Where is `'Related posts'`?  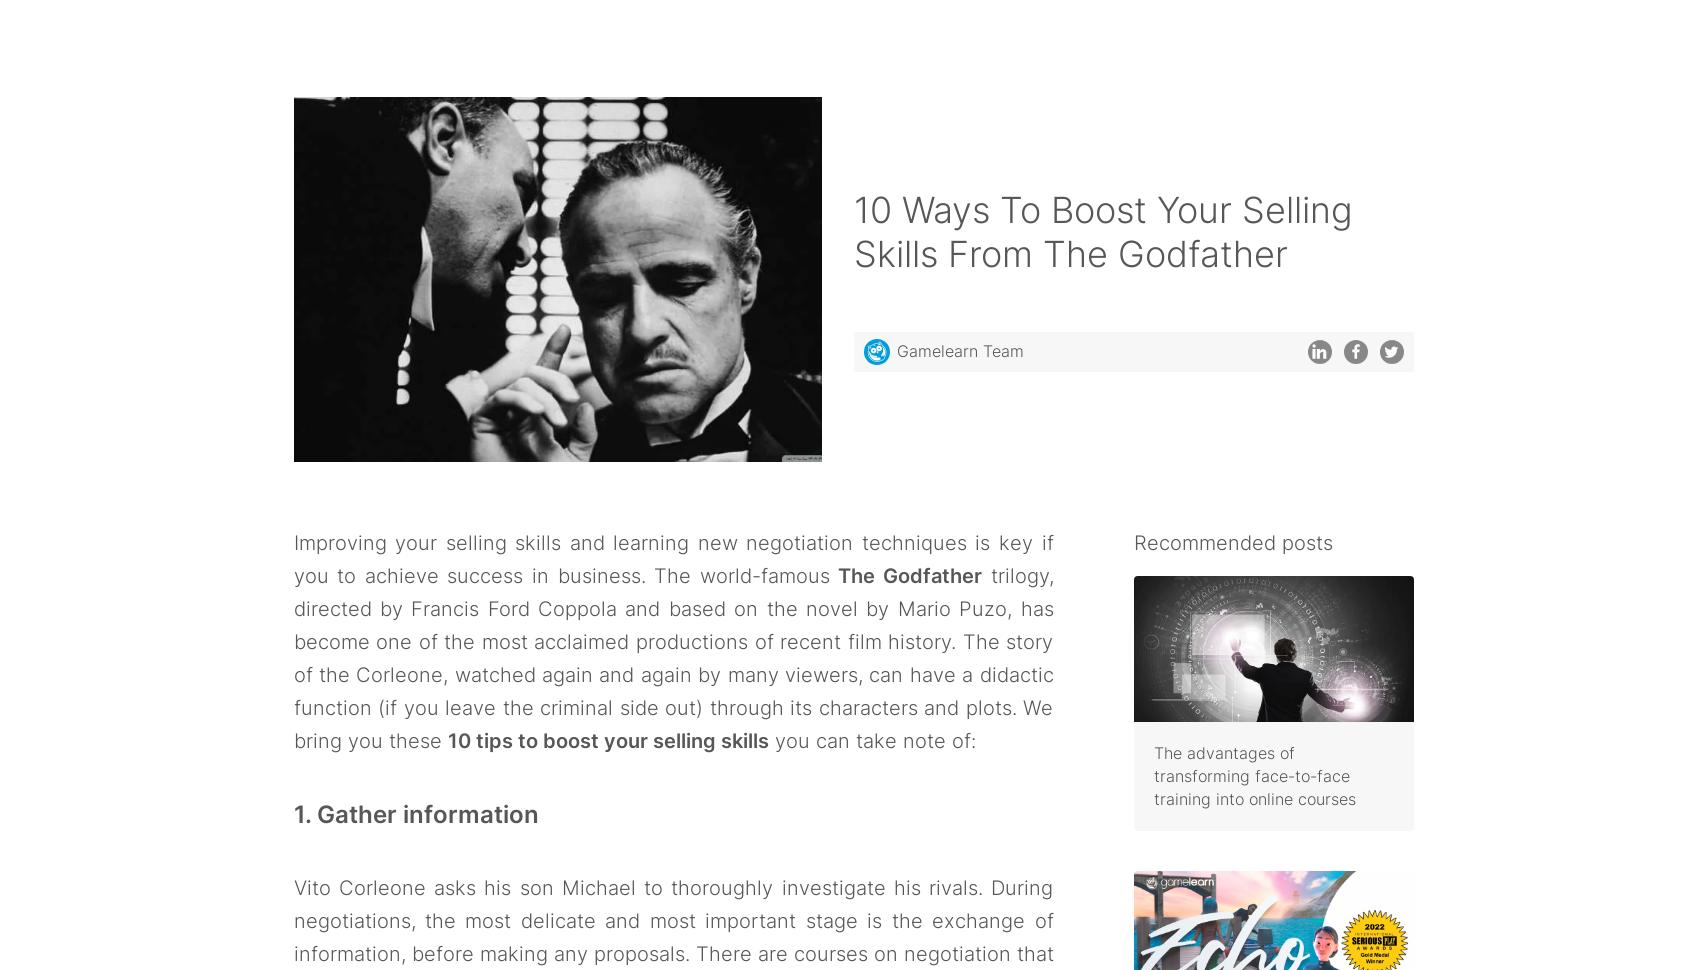 'Related posts' is located at coordinates (394, 332).